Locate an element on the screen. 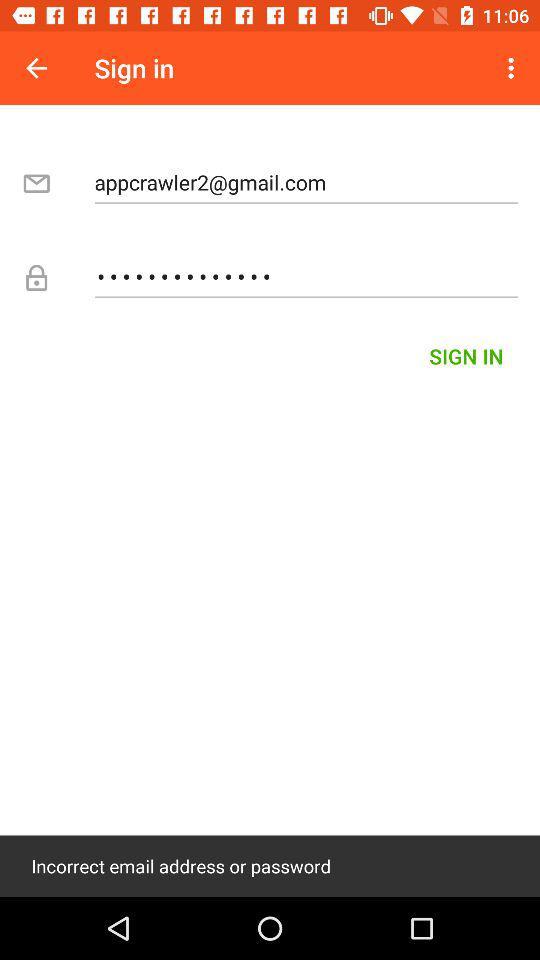 The height and width of the screenshot is (960, 540). the item at the top right corner is located at coordinates (513, 68).